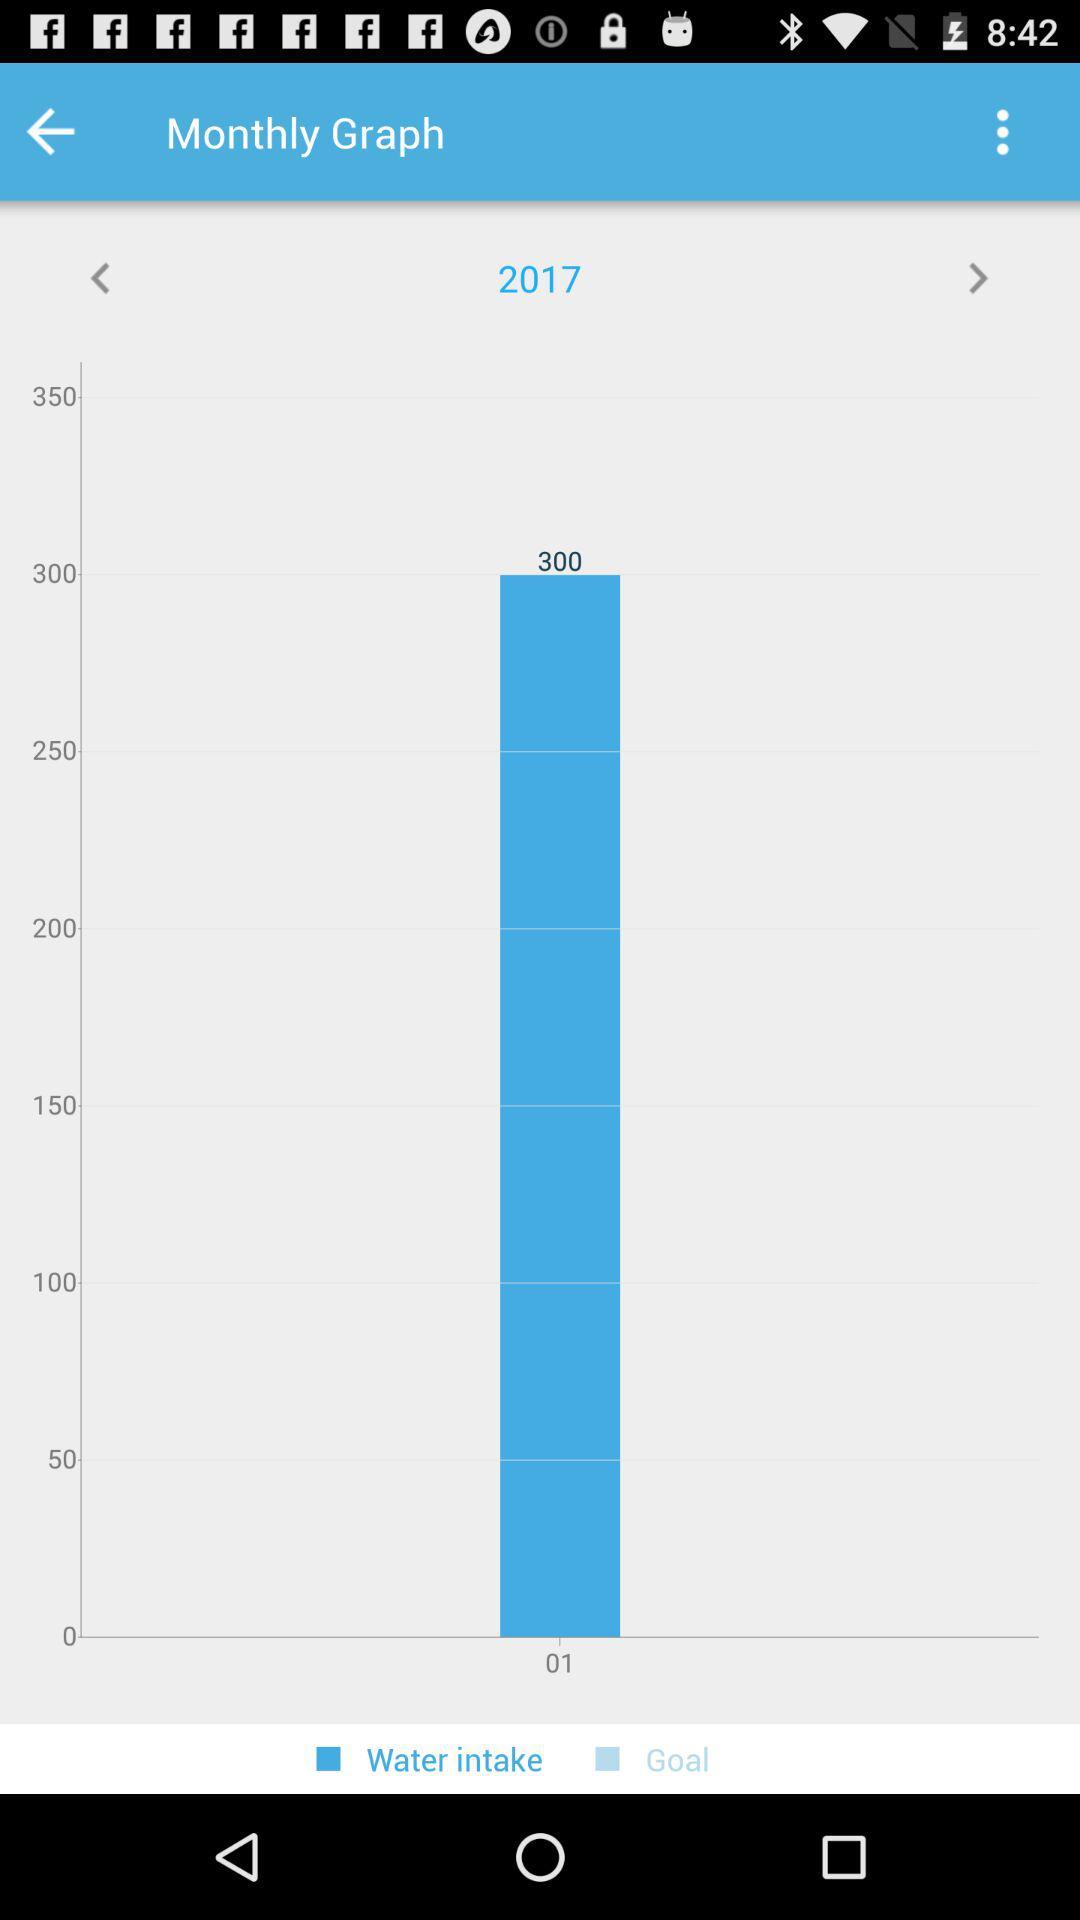 This screenshot has width=1080, height=1920. What do you see at coordinates (101, 277) in the screenshot?
I see `displays more graph info` at bounding box center [101, 277].